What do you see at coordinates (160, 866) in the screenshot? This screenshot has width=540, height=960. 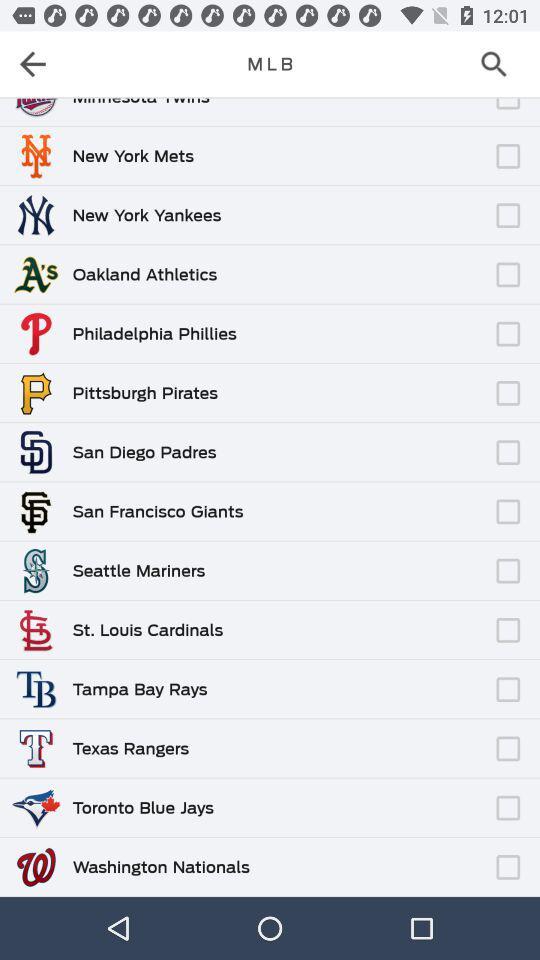 I see `washington nationals` at bounding box center [160, 866].